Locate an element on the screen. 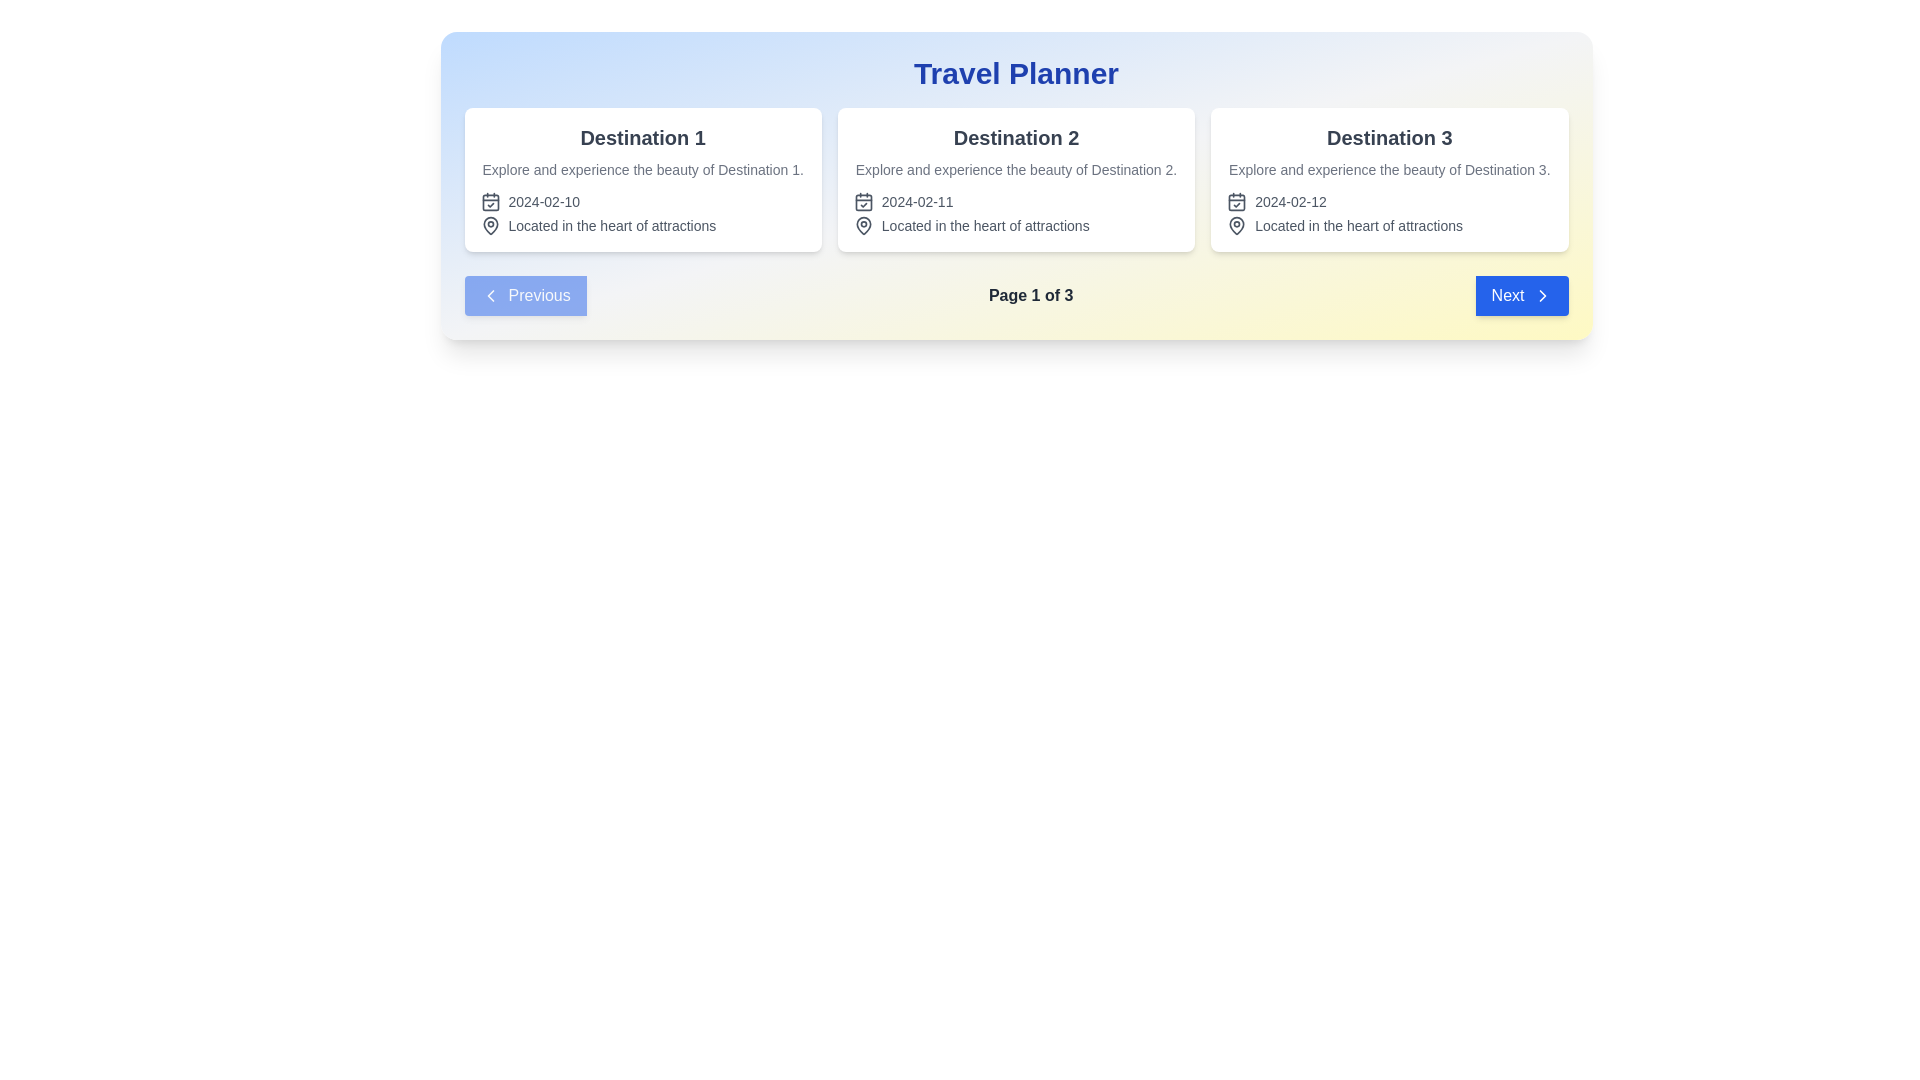  the bold text label 'Destination 3' located at the top of the third card in a row of three cards is located at coordinates (1388, 137).